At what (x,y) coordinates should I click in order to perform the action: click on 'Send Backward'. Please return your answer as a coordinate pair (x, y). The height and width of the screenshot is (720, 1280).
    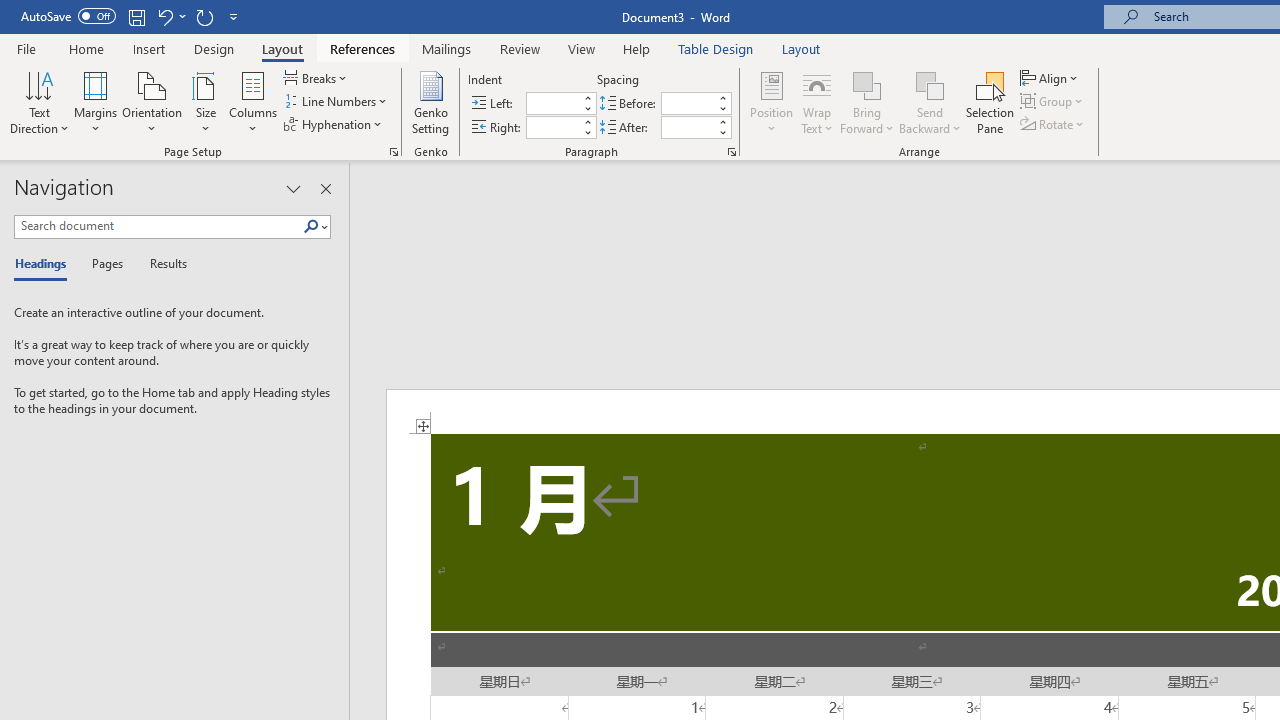
    Looking at the image, I should click on (929, 84).